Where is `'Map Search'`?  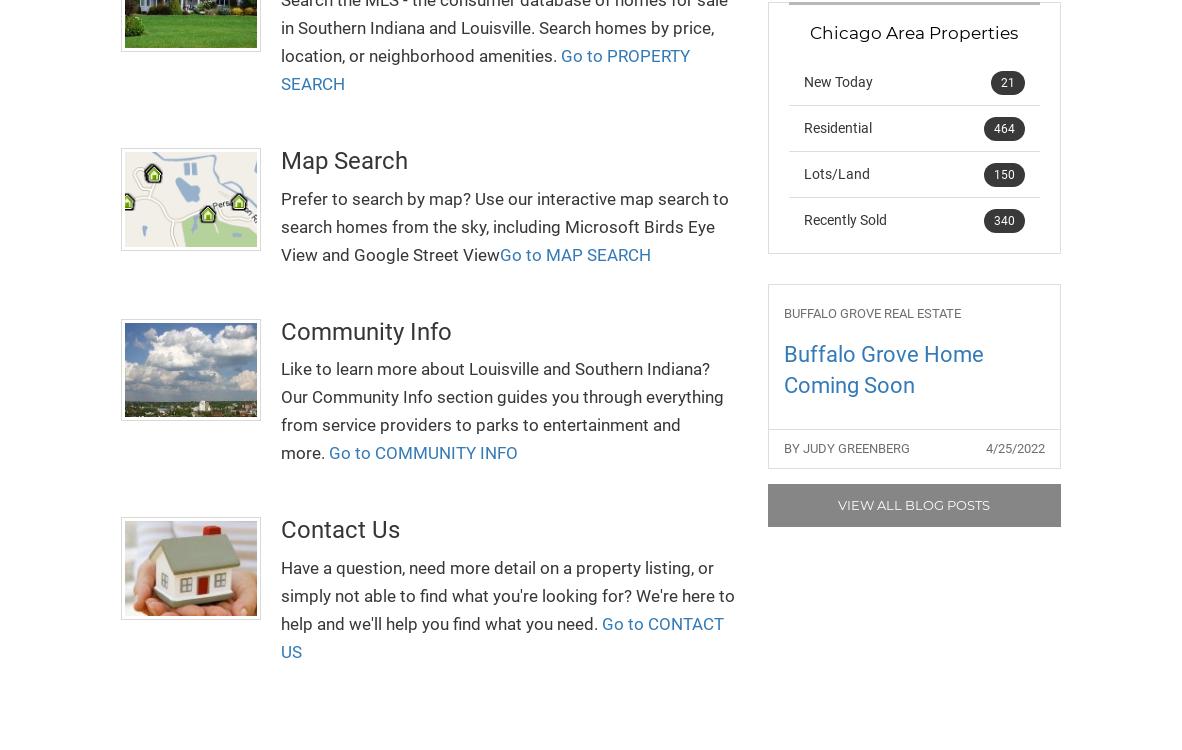
'Map Search' is located at coordinates (344, 161).